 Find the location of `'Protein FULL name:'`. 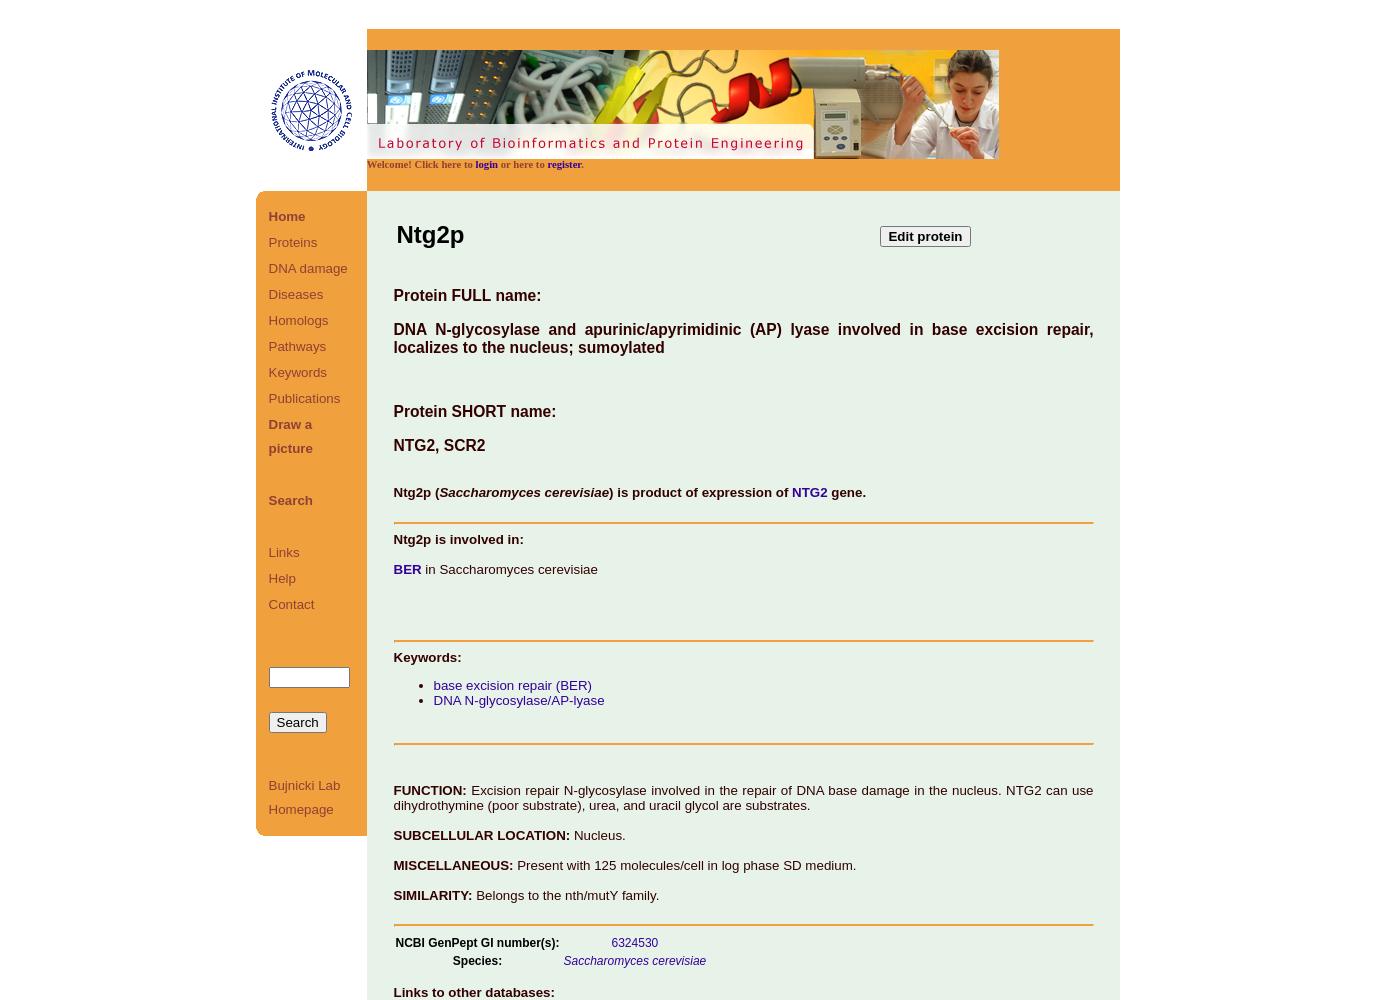

'Protein FULL name:' is located at coordinates (391, 295).